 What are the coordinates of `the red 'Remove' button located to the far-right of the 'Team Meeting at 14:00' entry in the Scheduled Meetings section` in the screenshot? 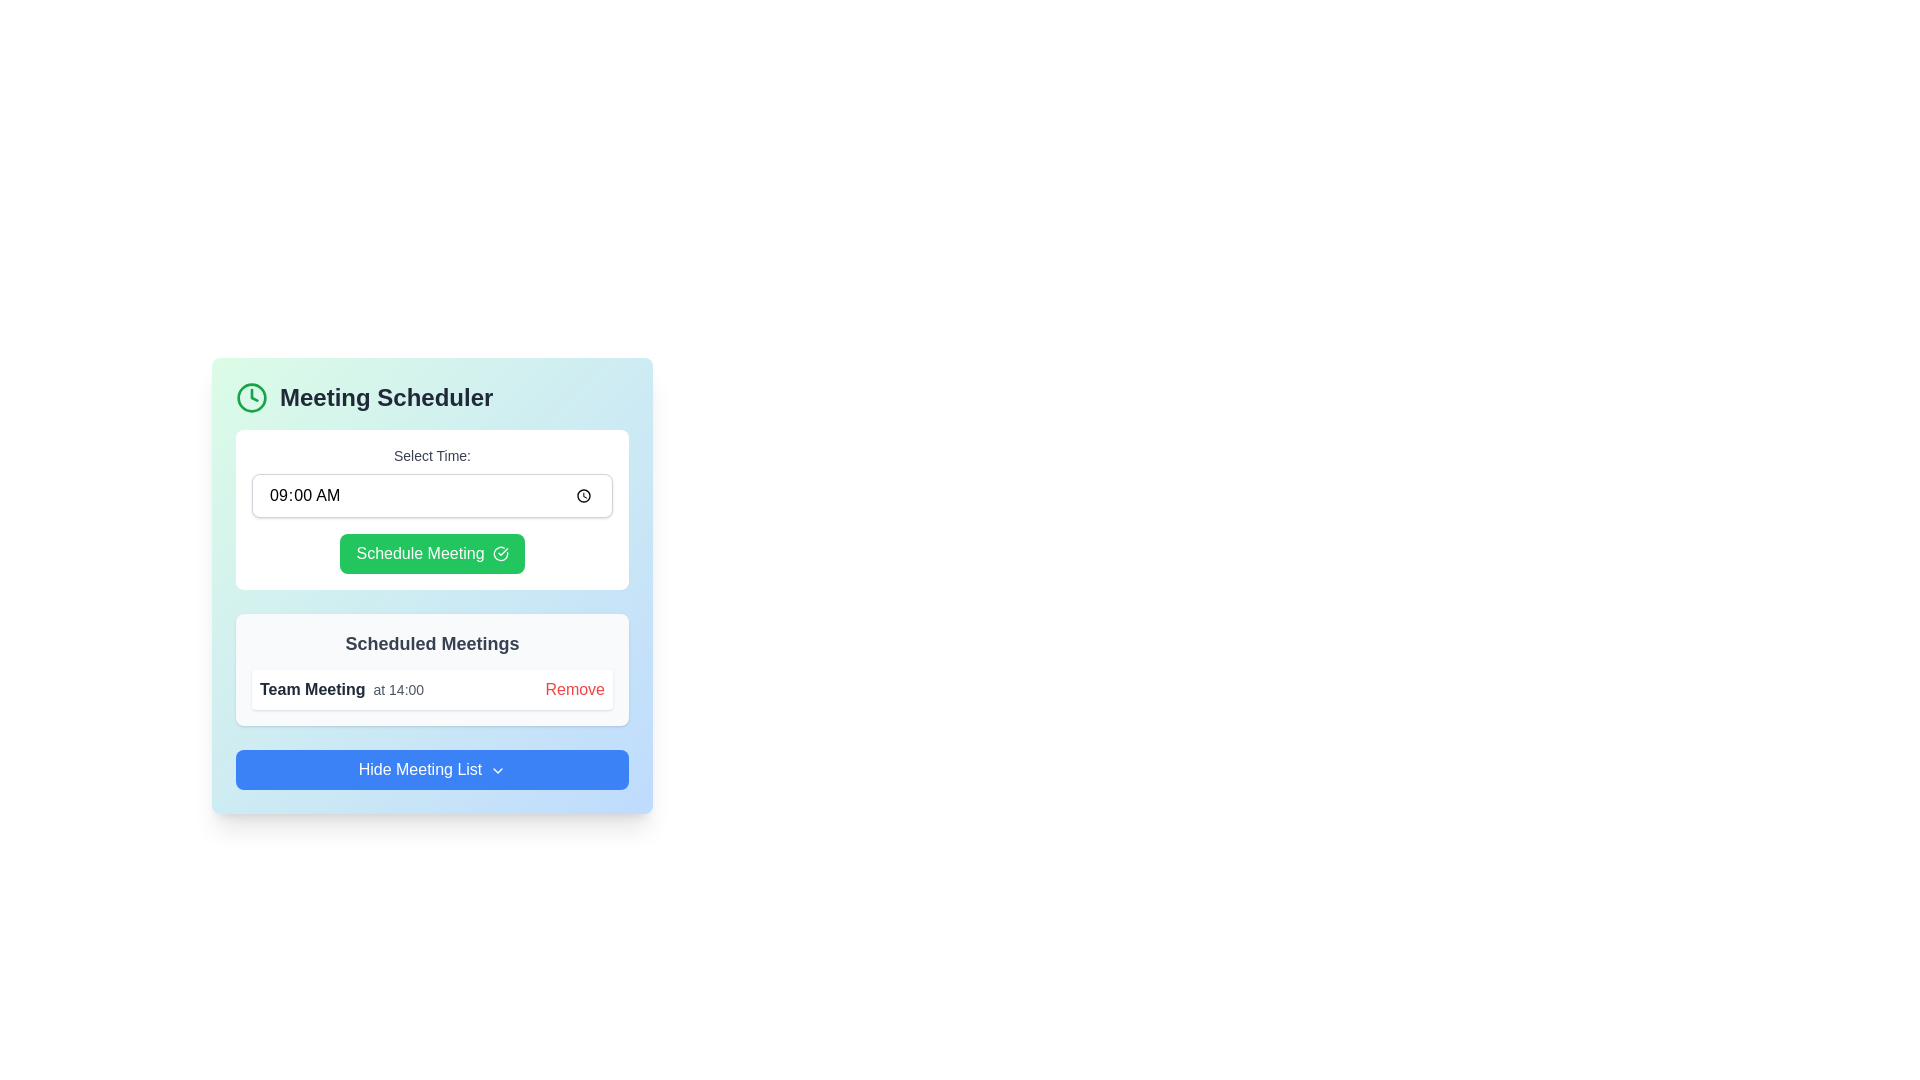 It's located at (574, 689).